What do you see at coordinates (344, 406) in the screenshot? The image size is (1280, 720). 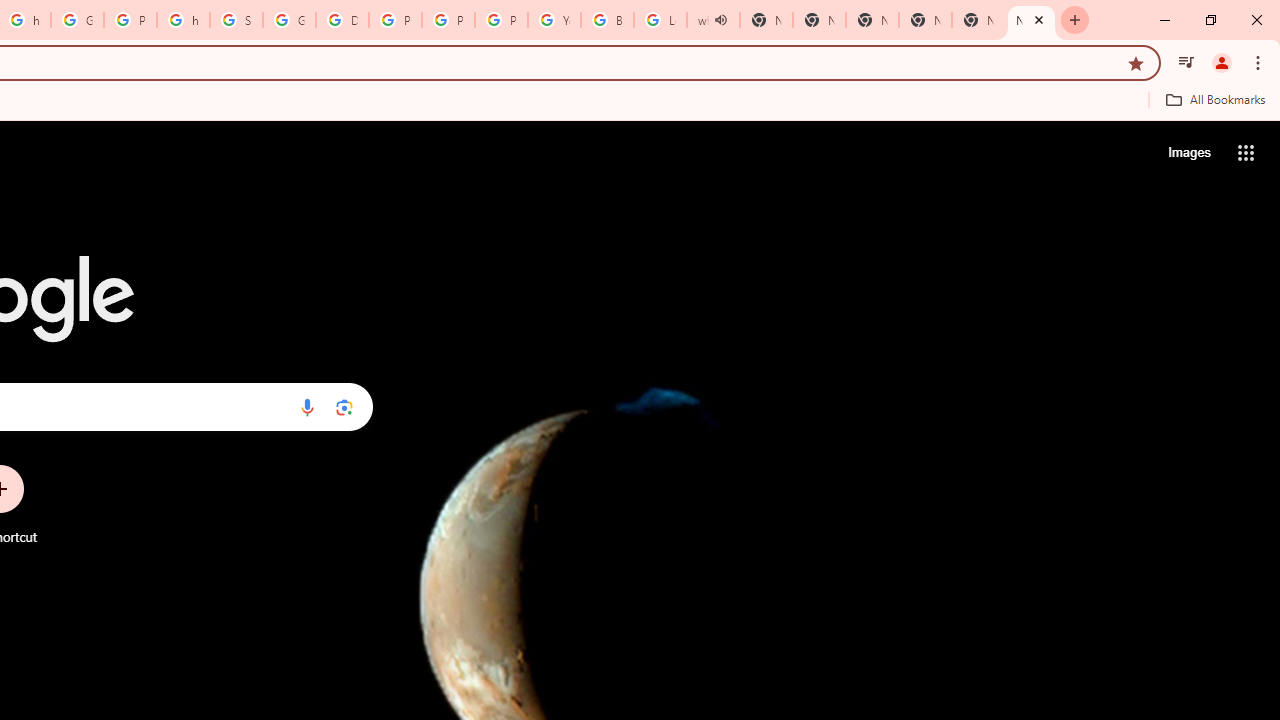 I see `'Search by image'` at bounding box center [344, 406].